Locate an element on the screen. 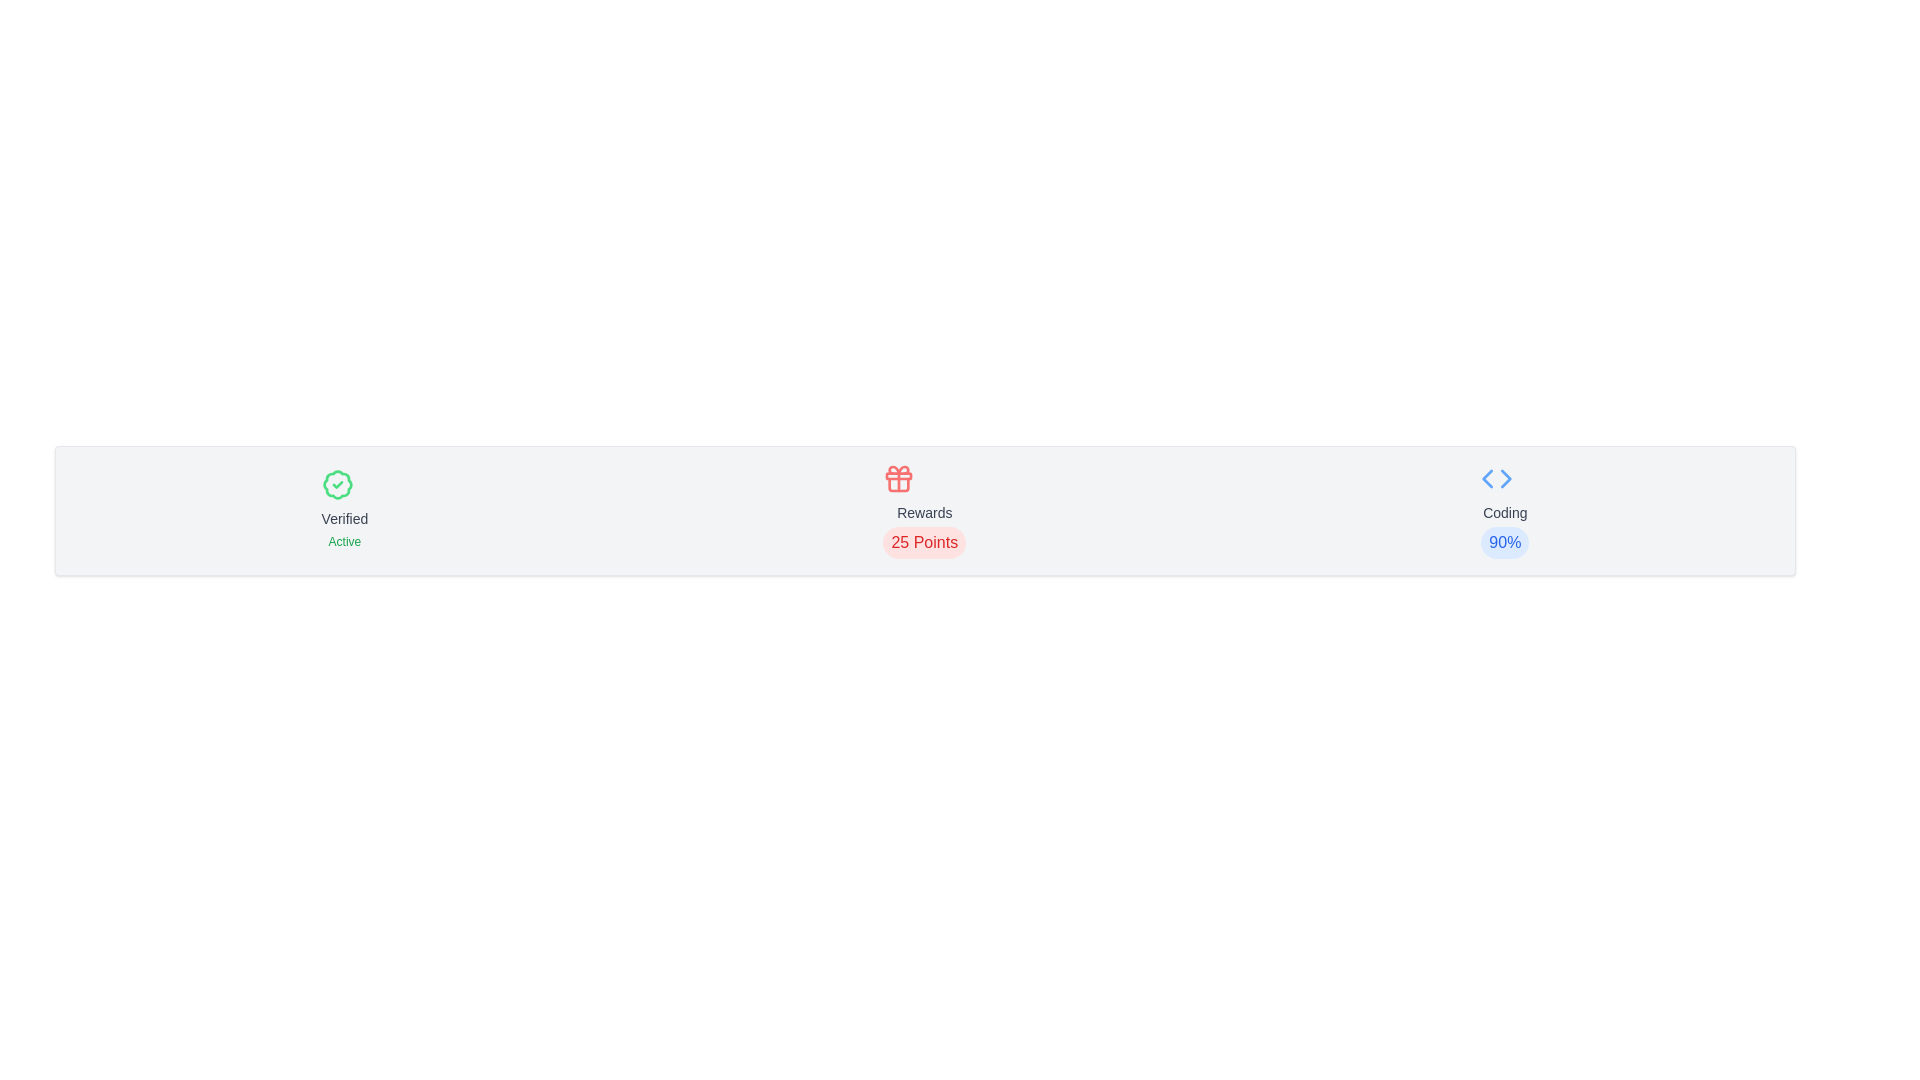 The image size is (1920, 1080). the Information block displaying coding-related information to associate the coding percentage with other details is located at coordinates (1505, 509).